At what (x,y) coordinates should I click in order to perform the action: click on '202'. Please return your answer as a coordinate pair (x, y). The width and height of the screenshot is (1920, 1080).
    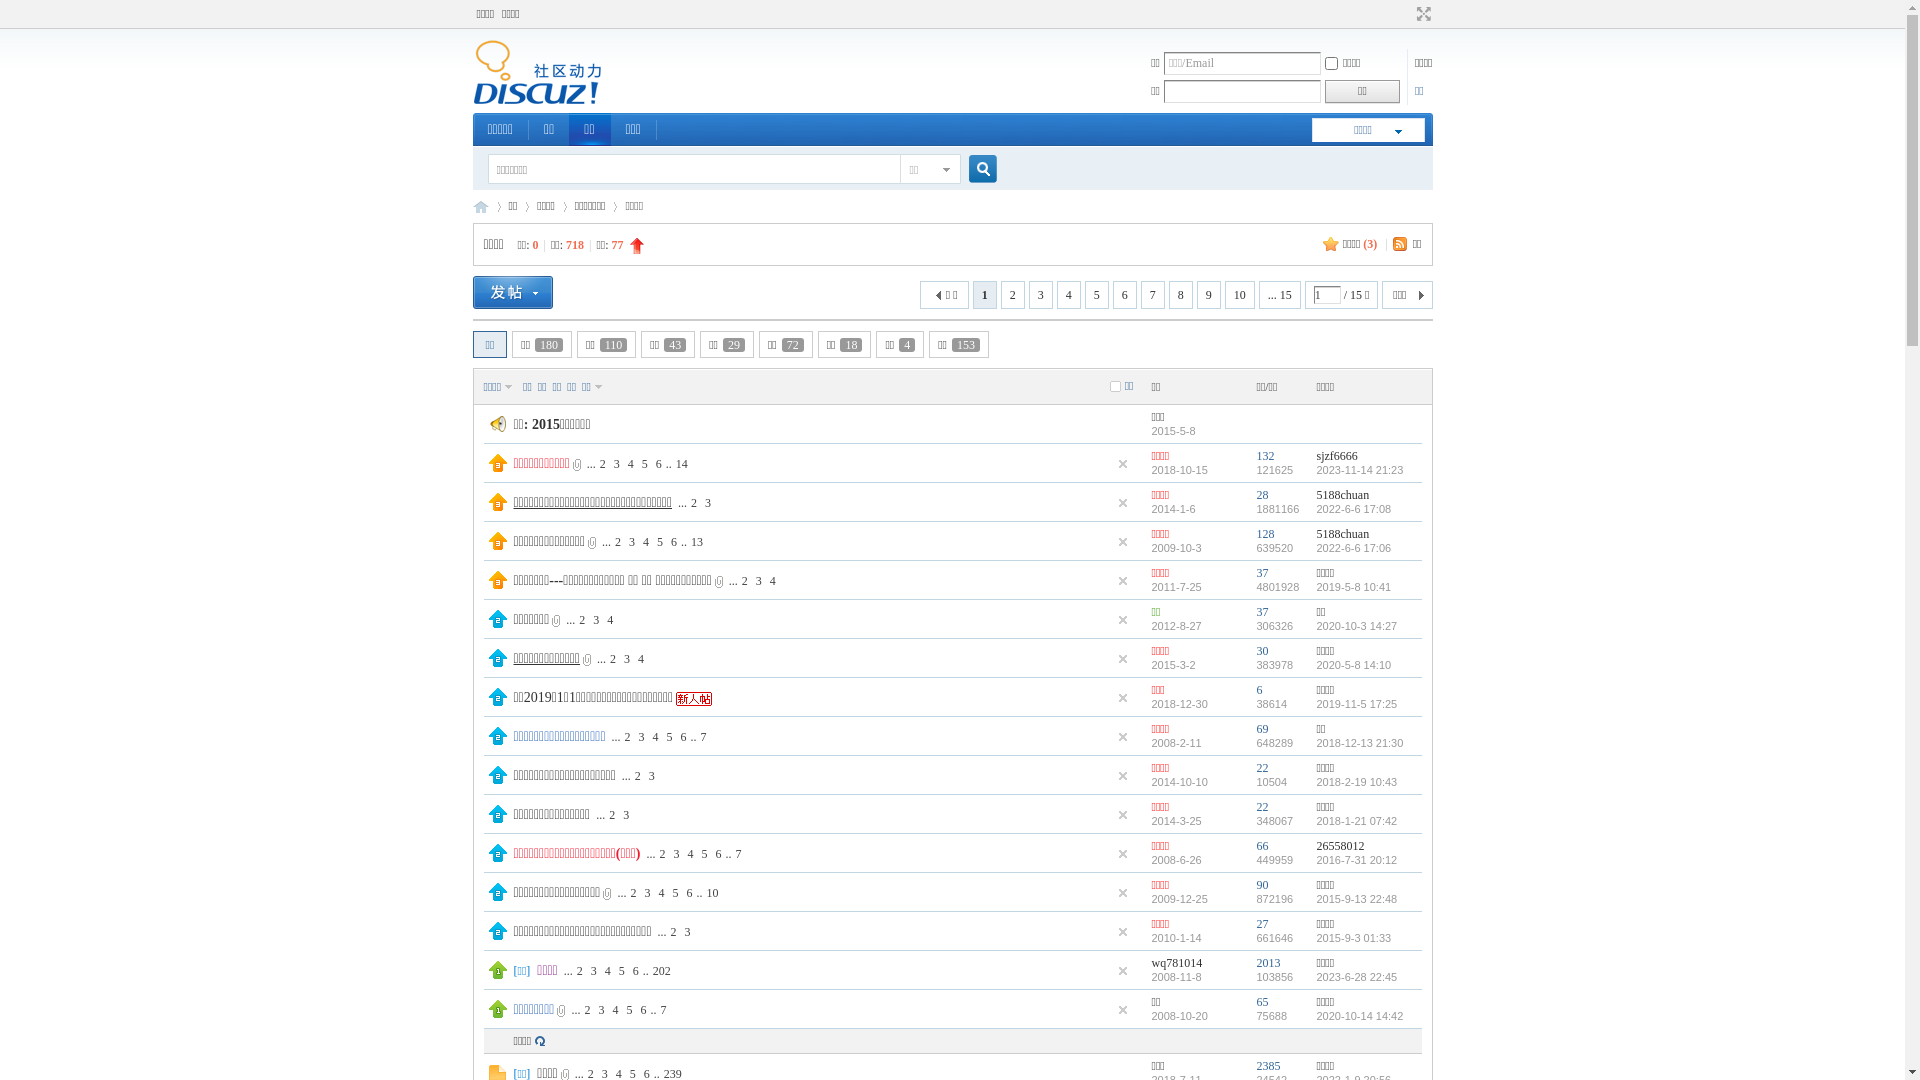
    Looking at the image, I should click on (662, 970).